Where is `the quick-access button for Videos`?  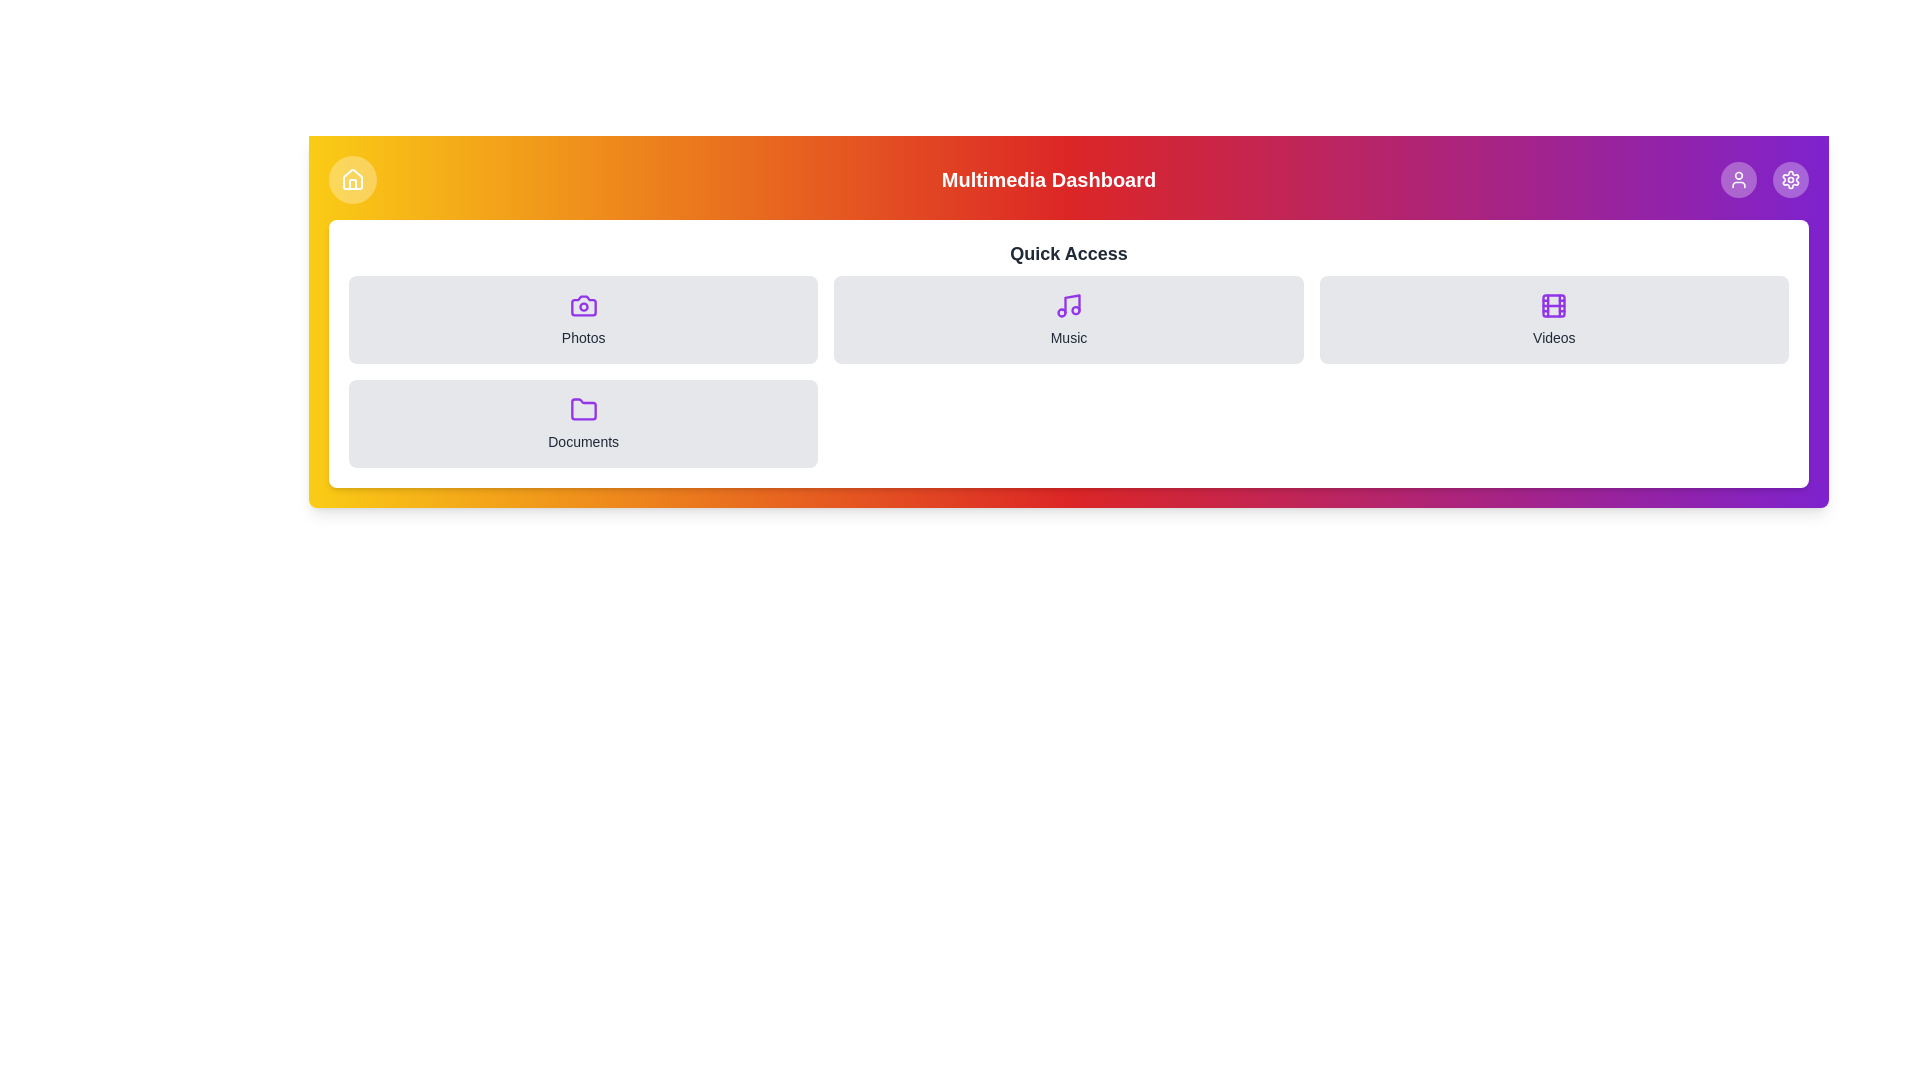 the quick-access button for Videos is located at coordinates (1553, 319).